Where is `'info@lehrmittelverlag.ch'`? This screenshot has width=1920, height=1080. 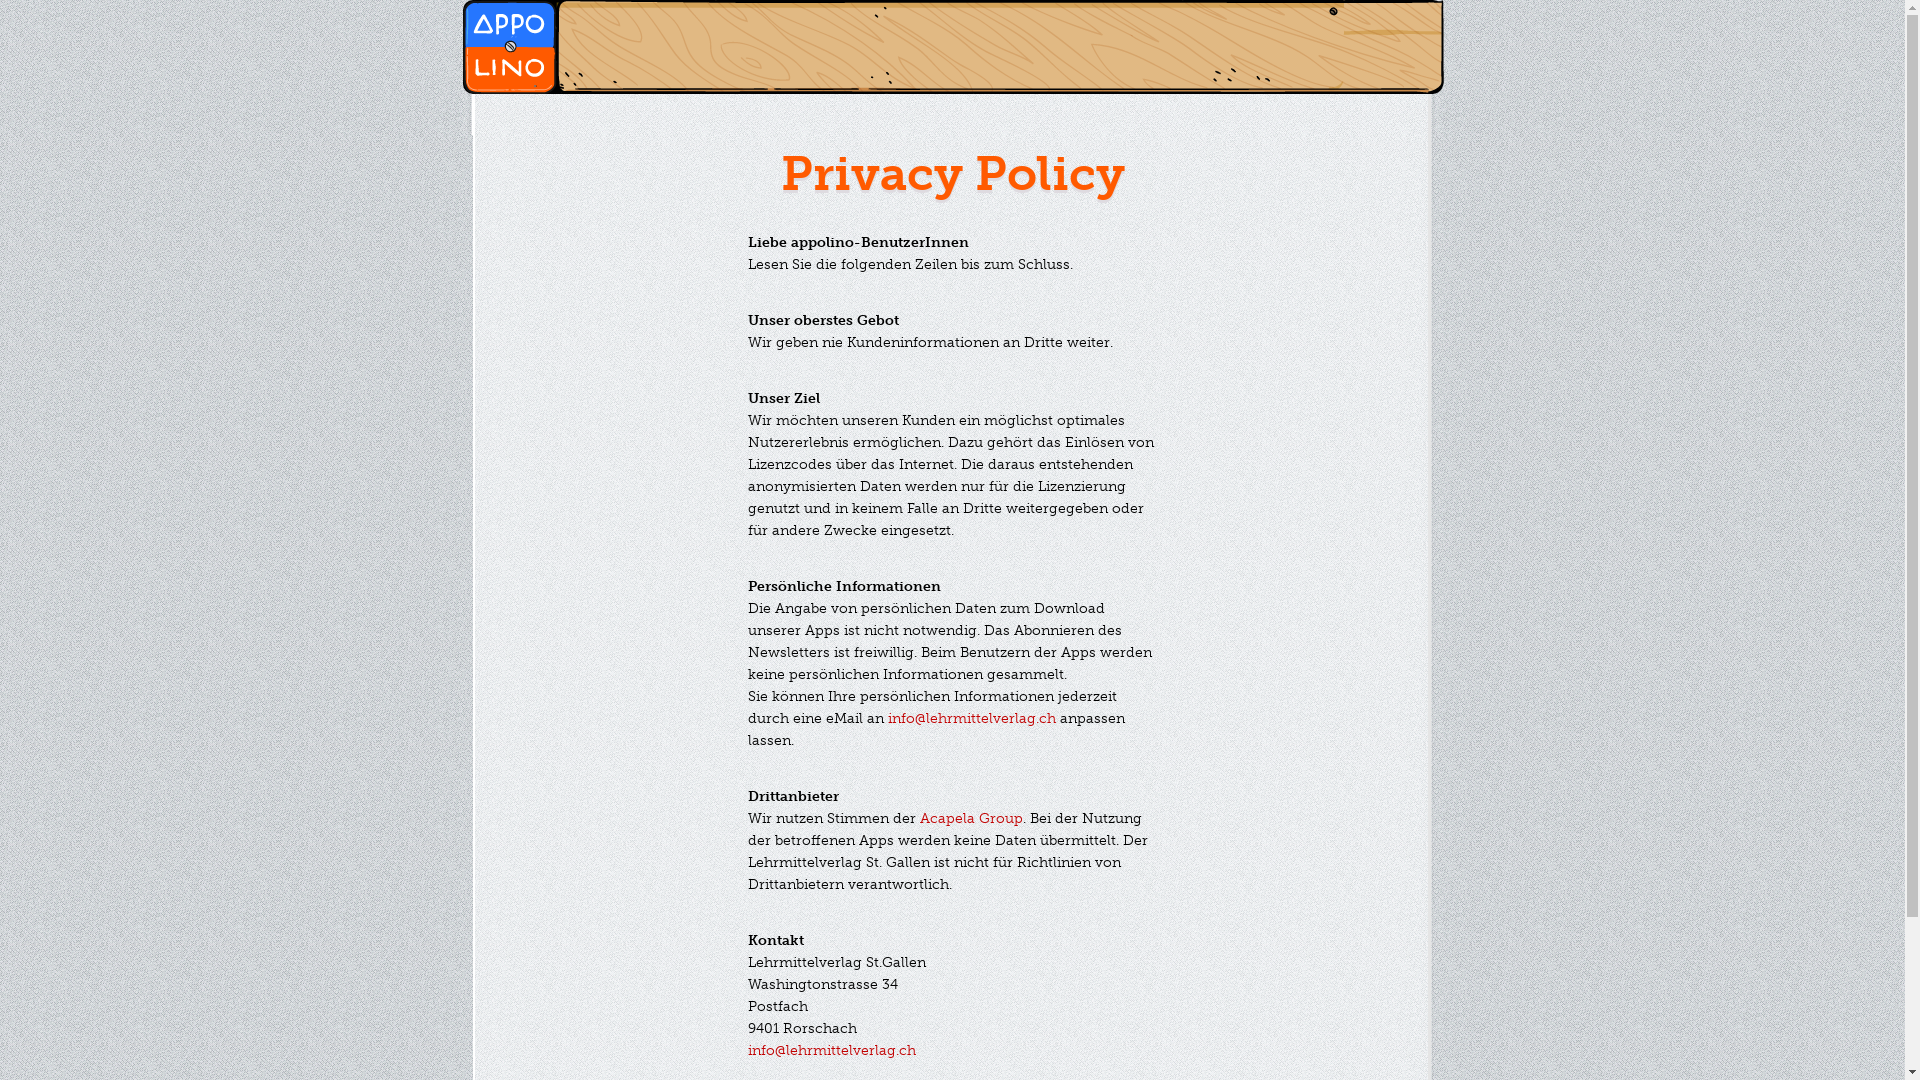
'info@lehrmittelverlag.ch' is located at coordinates (831, 1049).